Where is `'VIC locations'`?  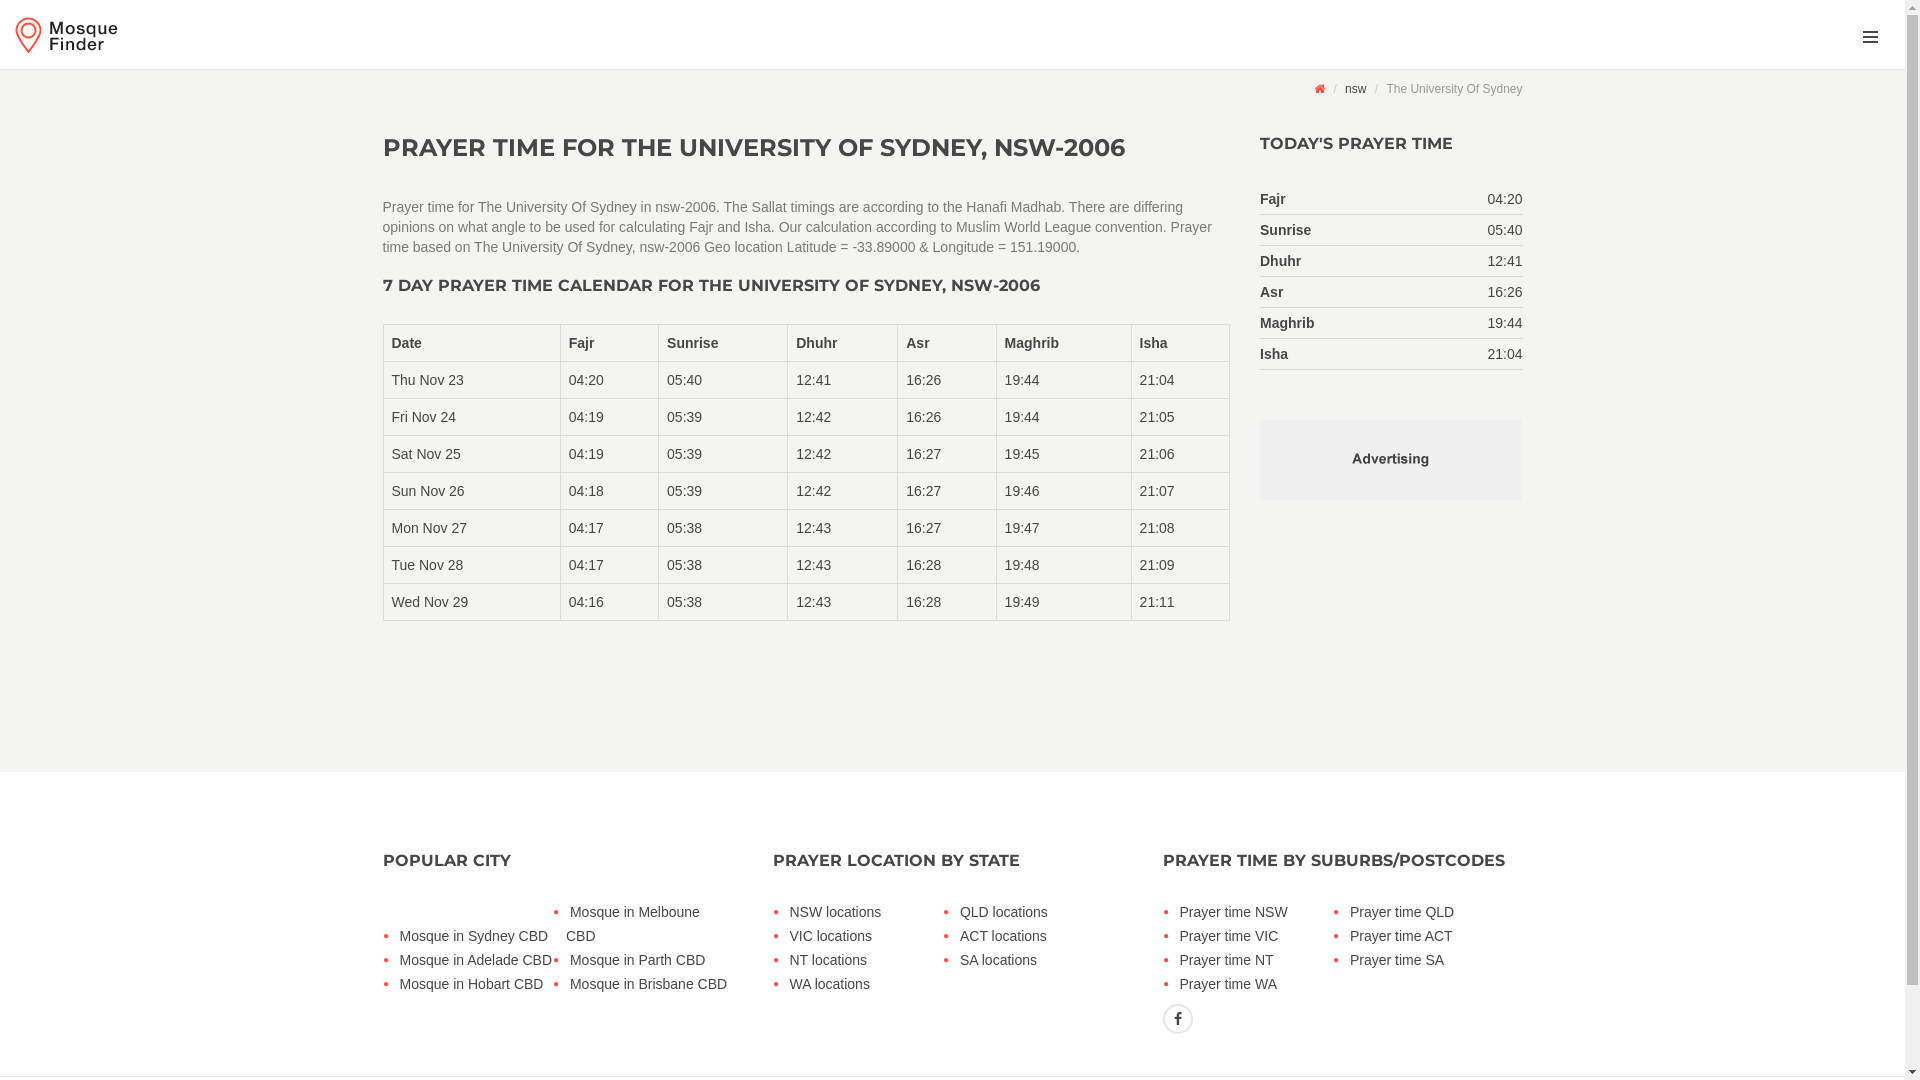
'VIC locations' is located at coordinates (869, 936).